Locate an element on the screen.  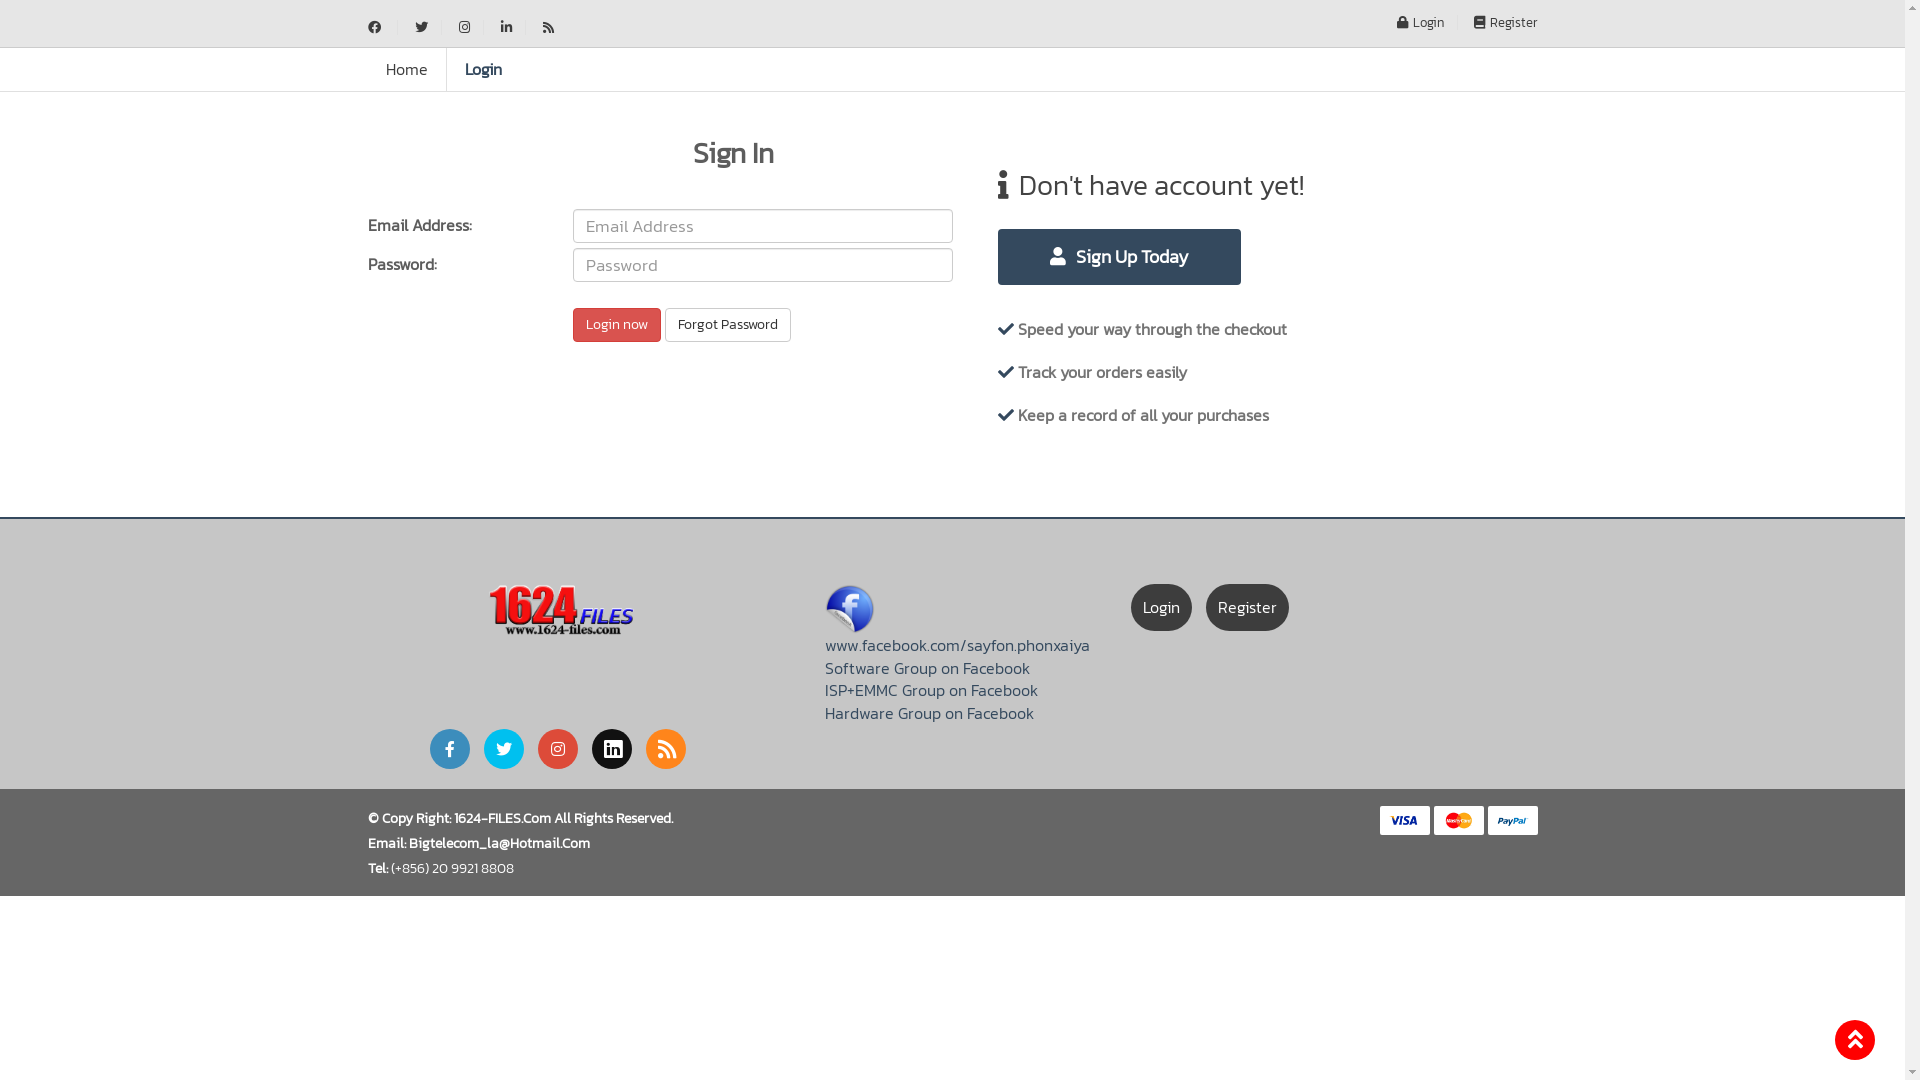
'Login' is located at coordinates (1419, 22).